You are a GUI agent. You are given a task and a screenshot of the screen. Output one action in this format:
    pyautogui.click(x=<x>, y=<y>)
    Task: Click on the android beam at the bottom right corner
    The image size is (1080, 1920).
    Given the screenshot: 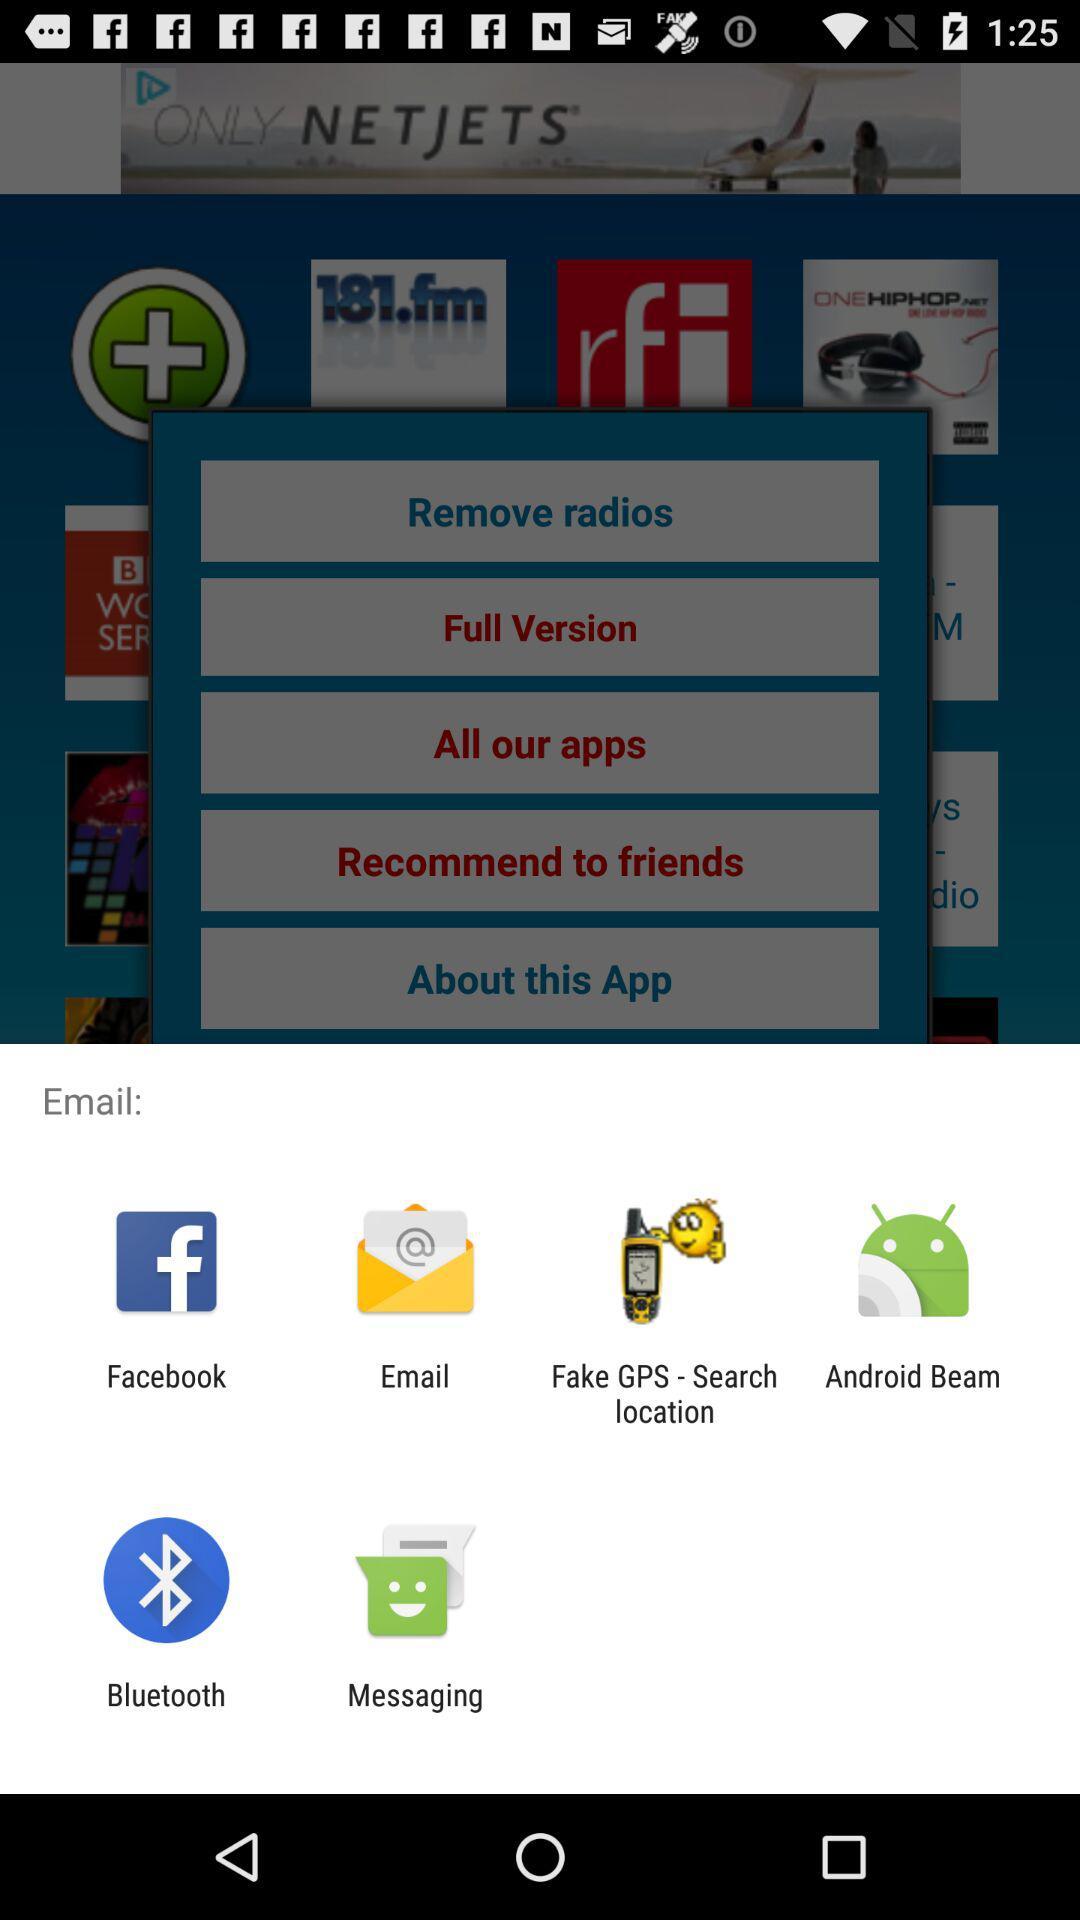 What is the action you would take?
    pyautogui.click(x=913, y=1392)
    